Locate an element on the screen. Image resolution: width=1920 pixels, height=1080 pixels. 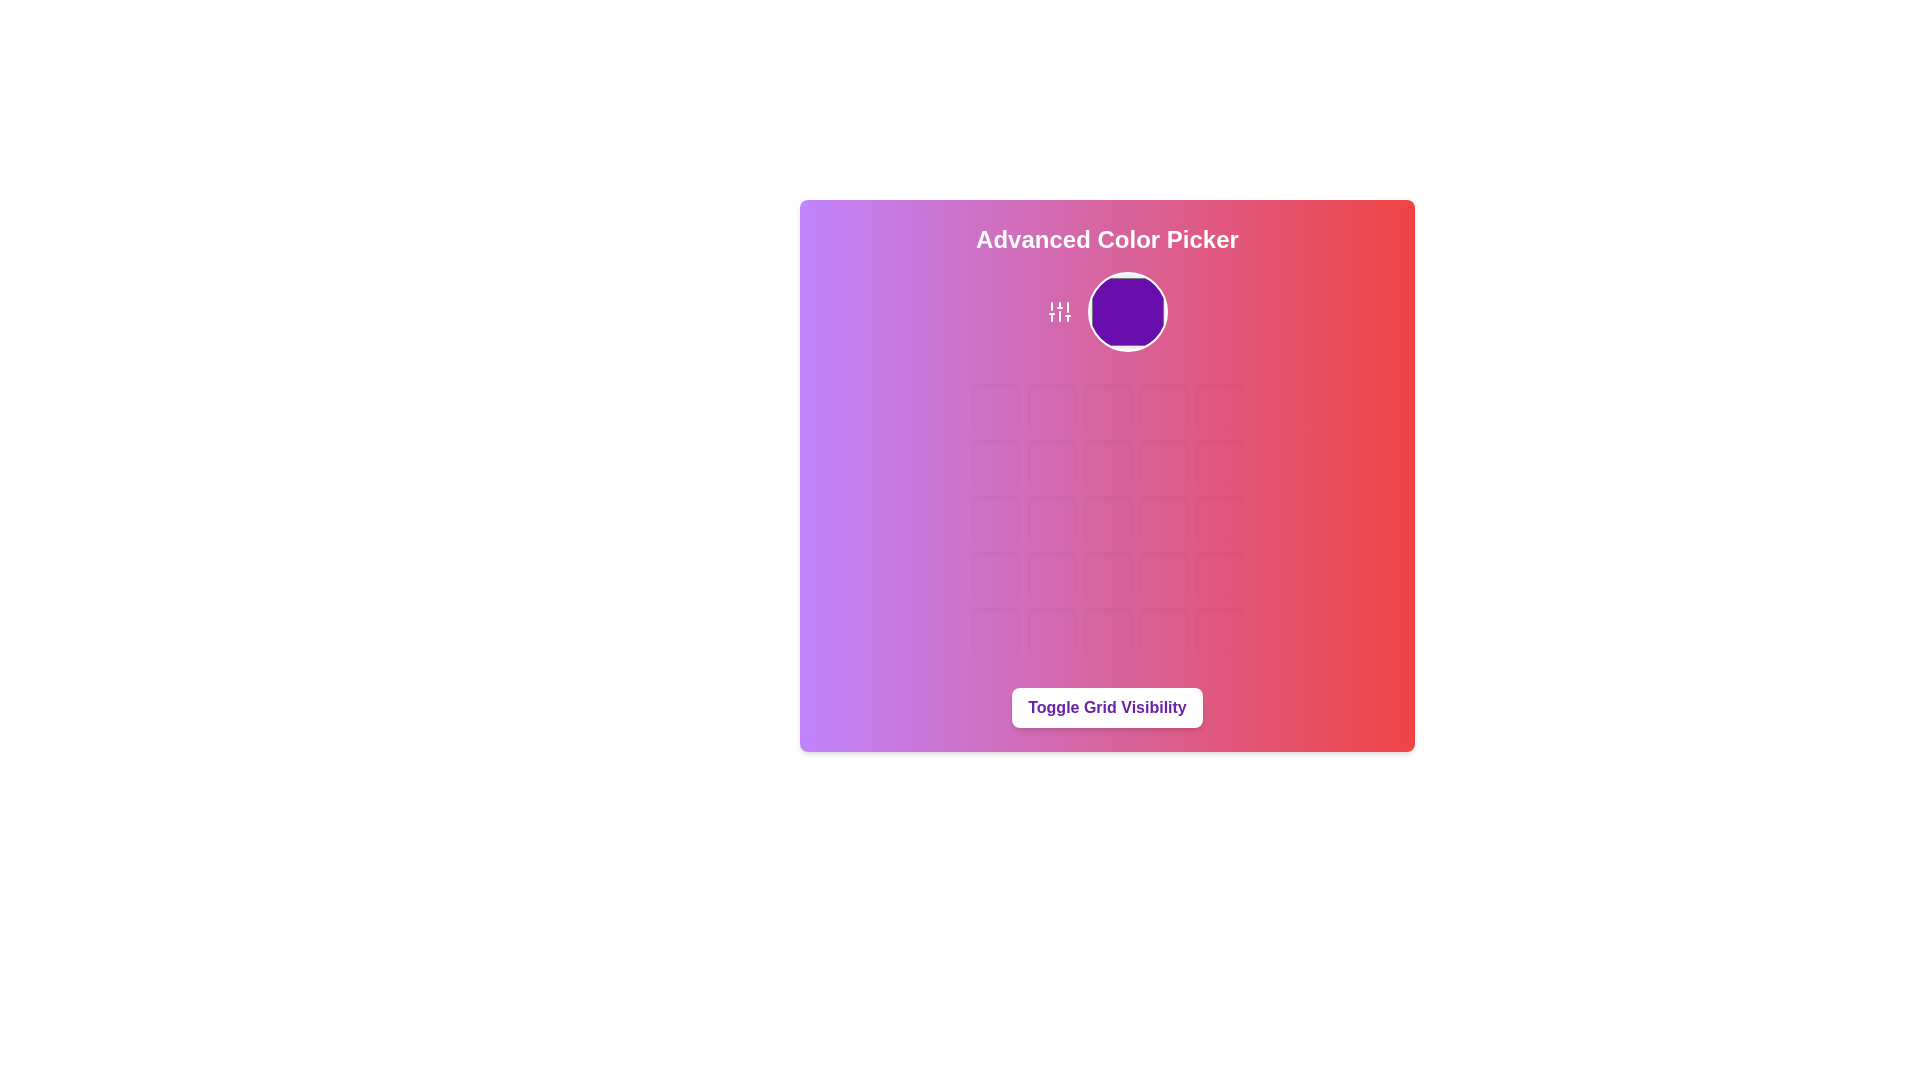
the grid cell located in the third column of the second row, which has a rounded design and a smooth gradient background from light purple to pink is located at coordinates (1106, 463).